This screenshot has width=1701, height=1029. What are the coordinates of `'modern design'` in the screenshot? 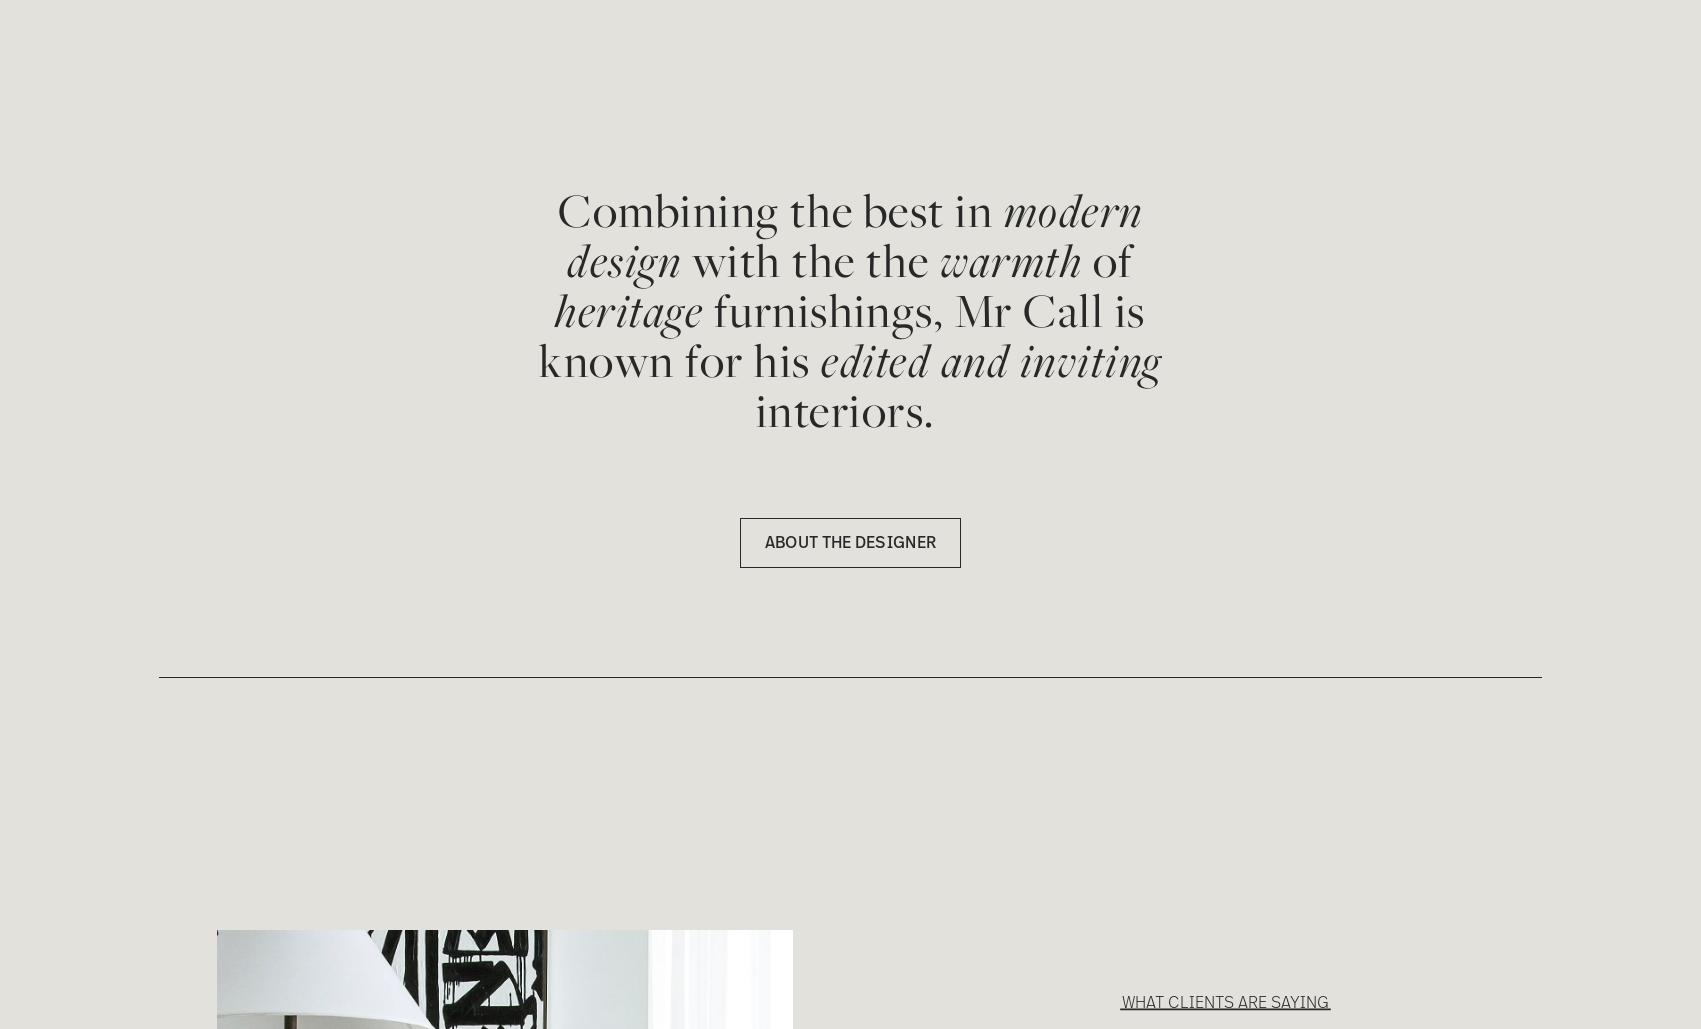 It's located at (859, 234).